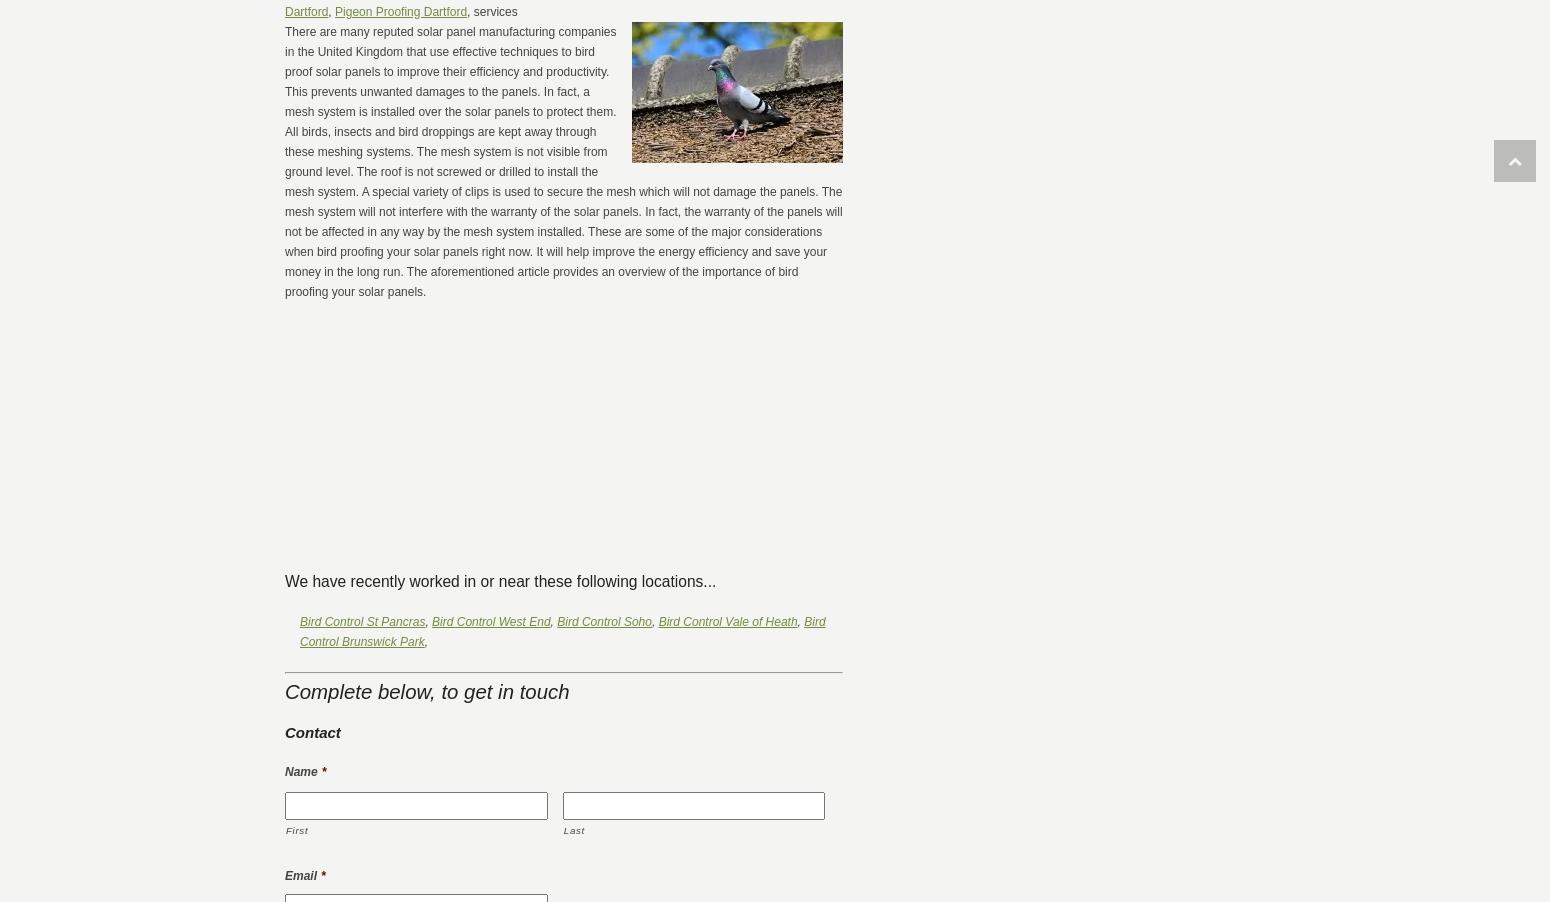  Describe the element at coordinates (563, 160) in the screenshot. I see `'There are many reputed solar panel manufacturing companies in the United Kingdom that use effective techniques to bird proof solar panels to improve their efficiency and productivity. This prevents unwanted damages to the panels. In fact, a mesh system is installed over the solar panels to protect them. All birds, insects and bird droppings are kept away through these meshing systems. The mesh system is not visible from ground level. The roof is not screwed or drilled to install the mesh system. A special variety of clips is used to secure the mesh which will not damage the panels. The mesh system will not interfere with the warranty of the solar panels. In fact, the warranty of the panels will not be affected in any way by the mesh system installed. These are some of the major considerations when bird proofing your solar panels right now. It will help improve the energy efficiency and save your money in the long run. The aforementioned article provides an overview of the importance of bird proofing your solar panels.'` at that location.